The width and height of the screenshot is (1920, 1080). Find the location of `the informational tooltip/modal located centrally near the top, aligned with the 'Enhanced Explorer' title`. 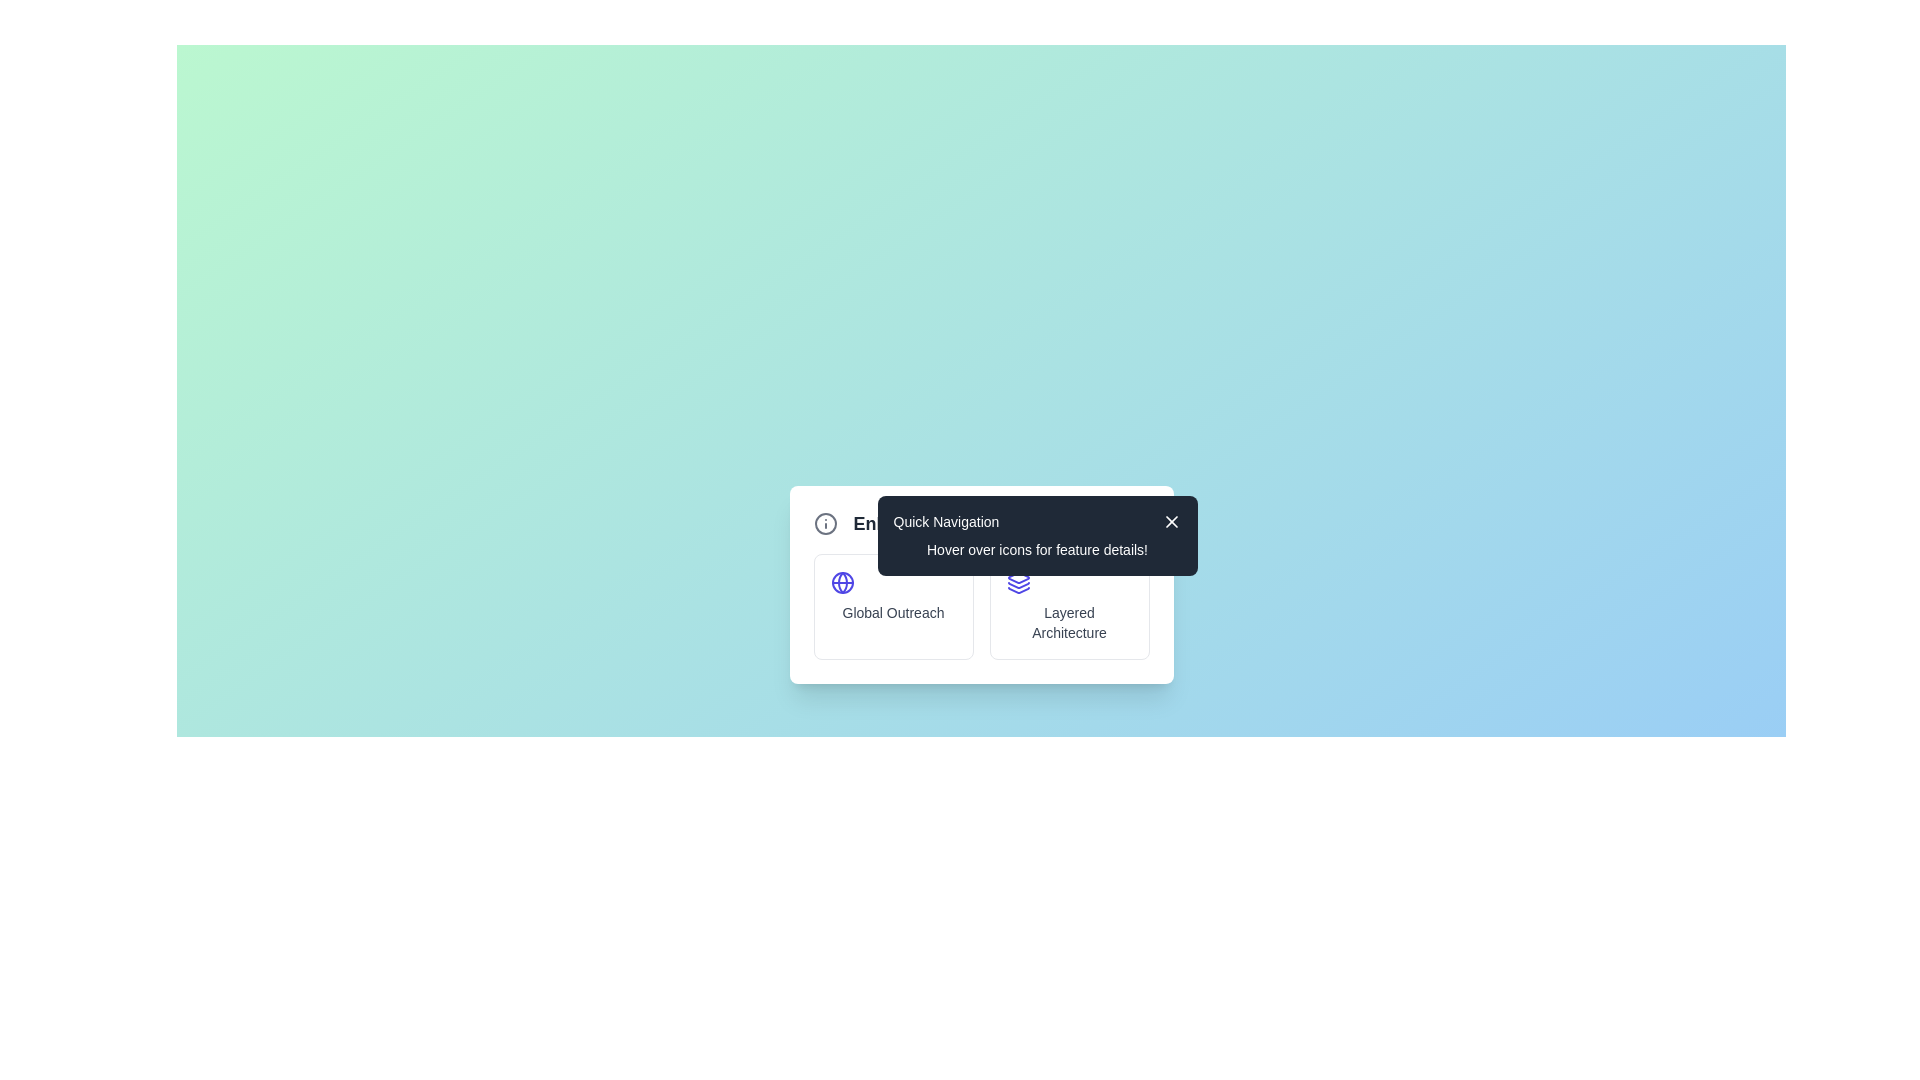

the informational tooltip/modal located centrally near the top, aligned with the 'Enhanced Explorer' title is located at coordinates (1013, 523).